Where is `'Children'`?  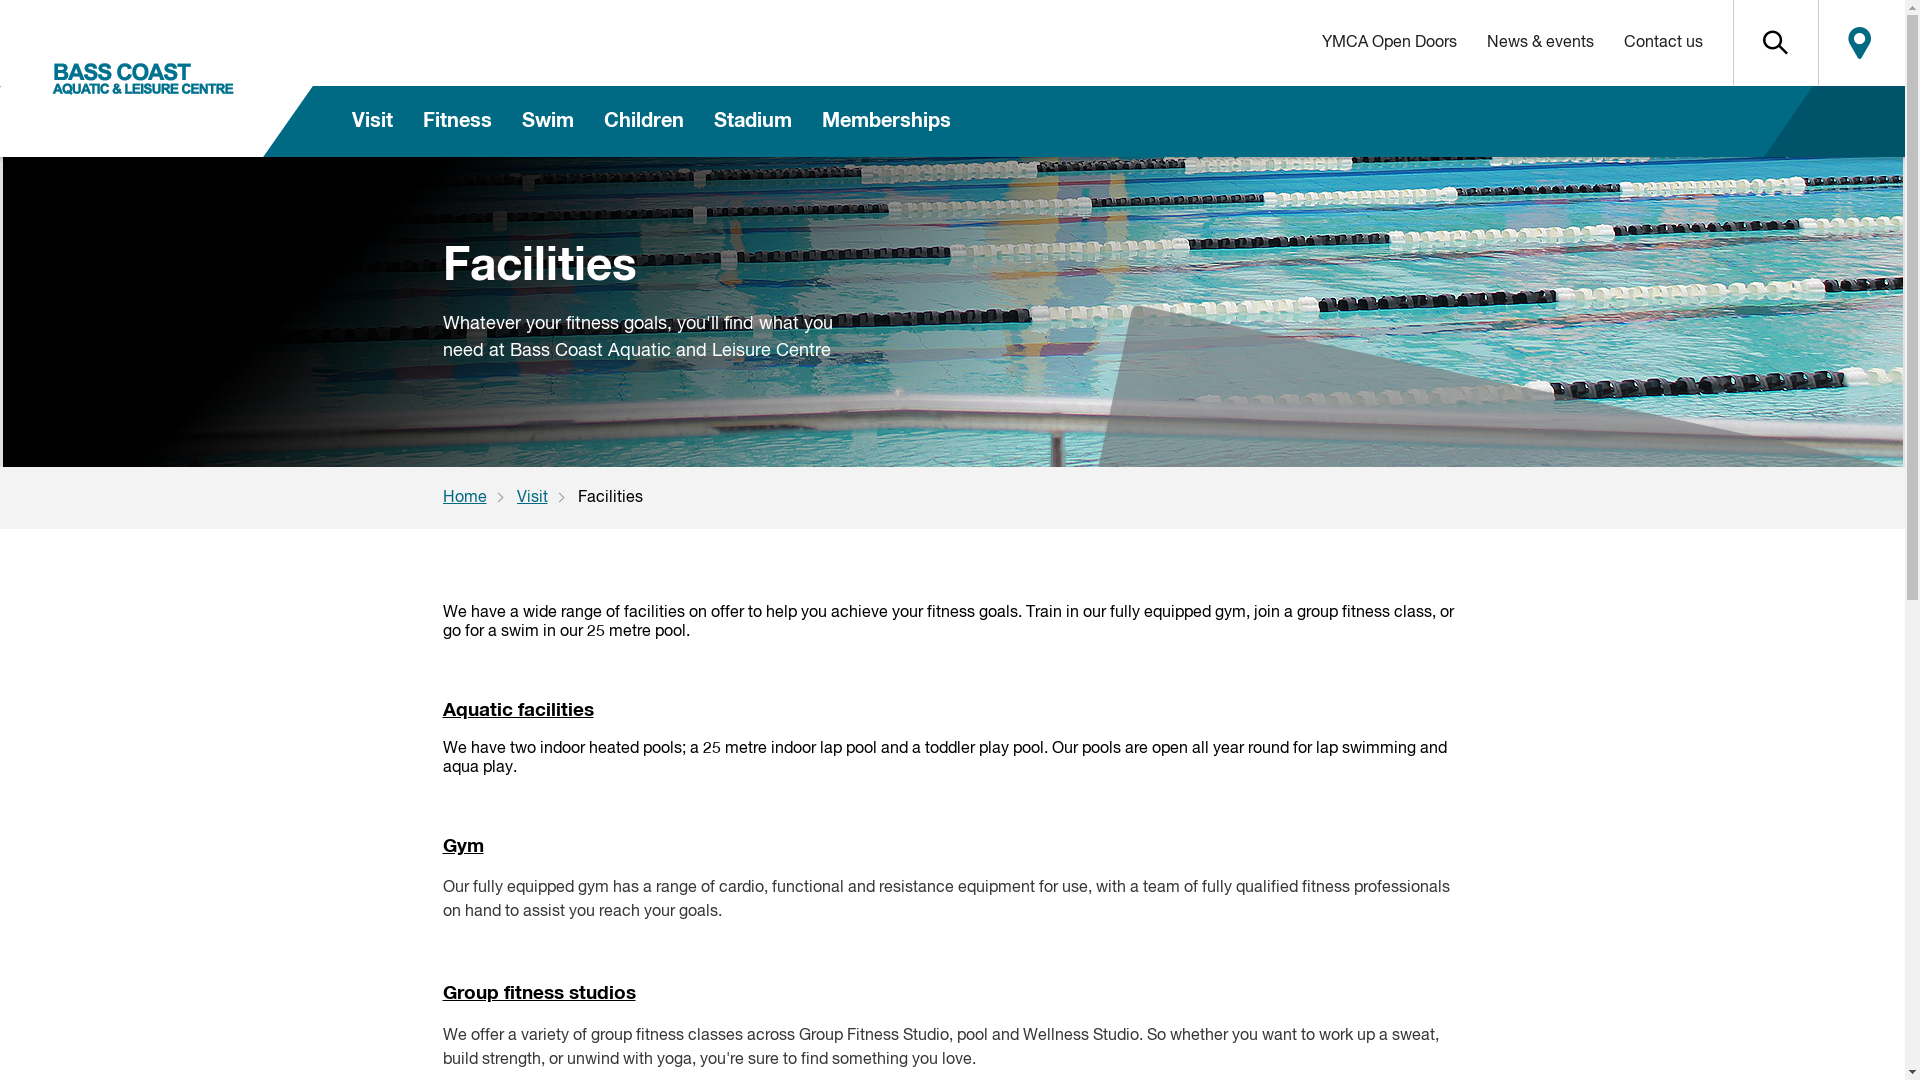
'Children' is located at coordinates (643, 121).